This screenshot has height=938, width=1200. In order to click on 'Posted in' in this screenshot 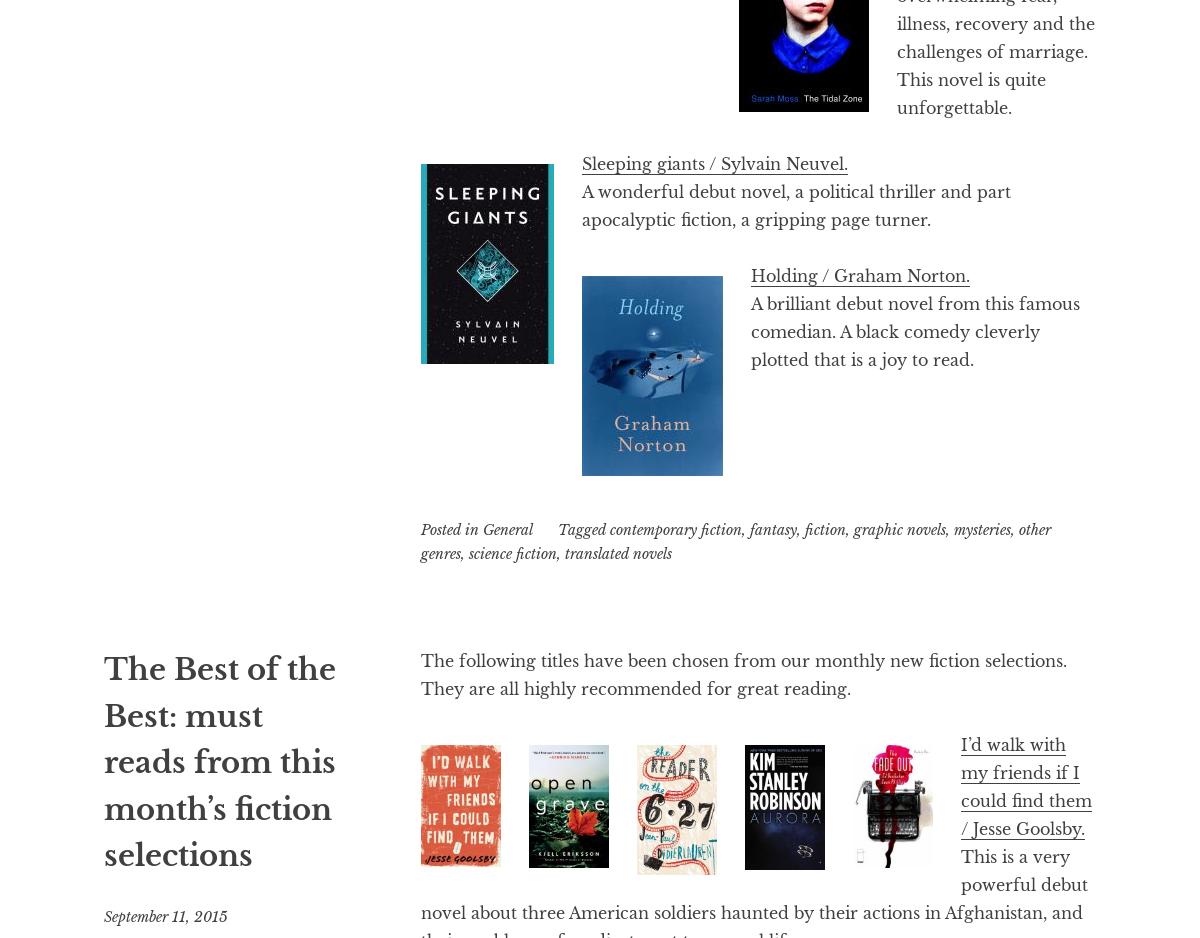, I will do `click(420, 528)`.